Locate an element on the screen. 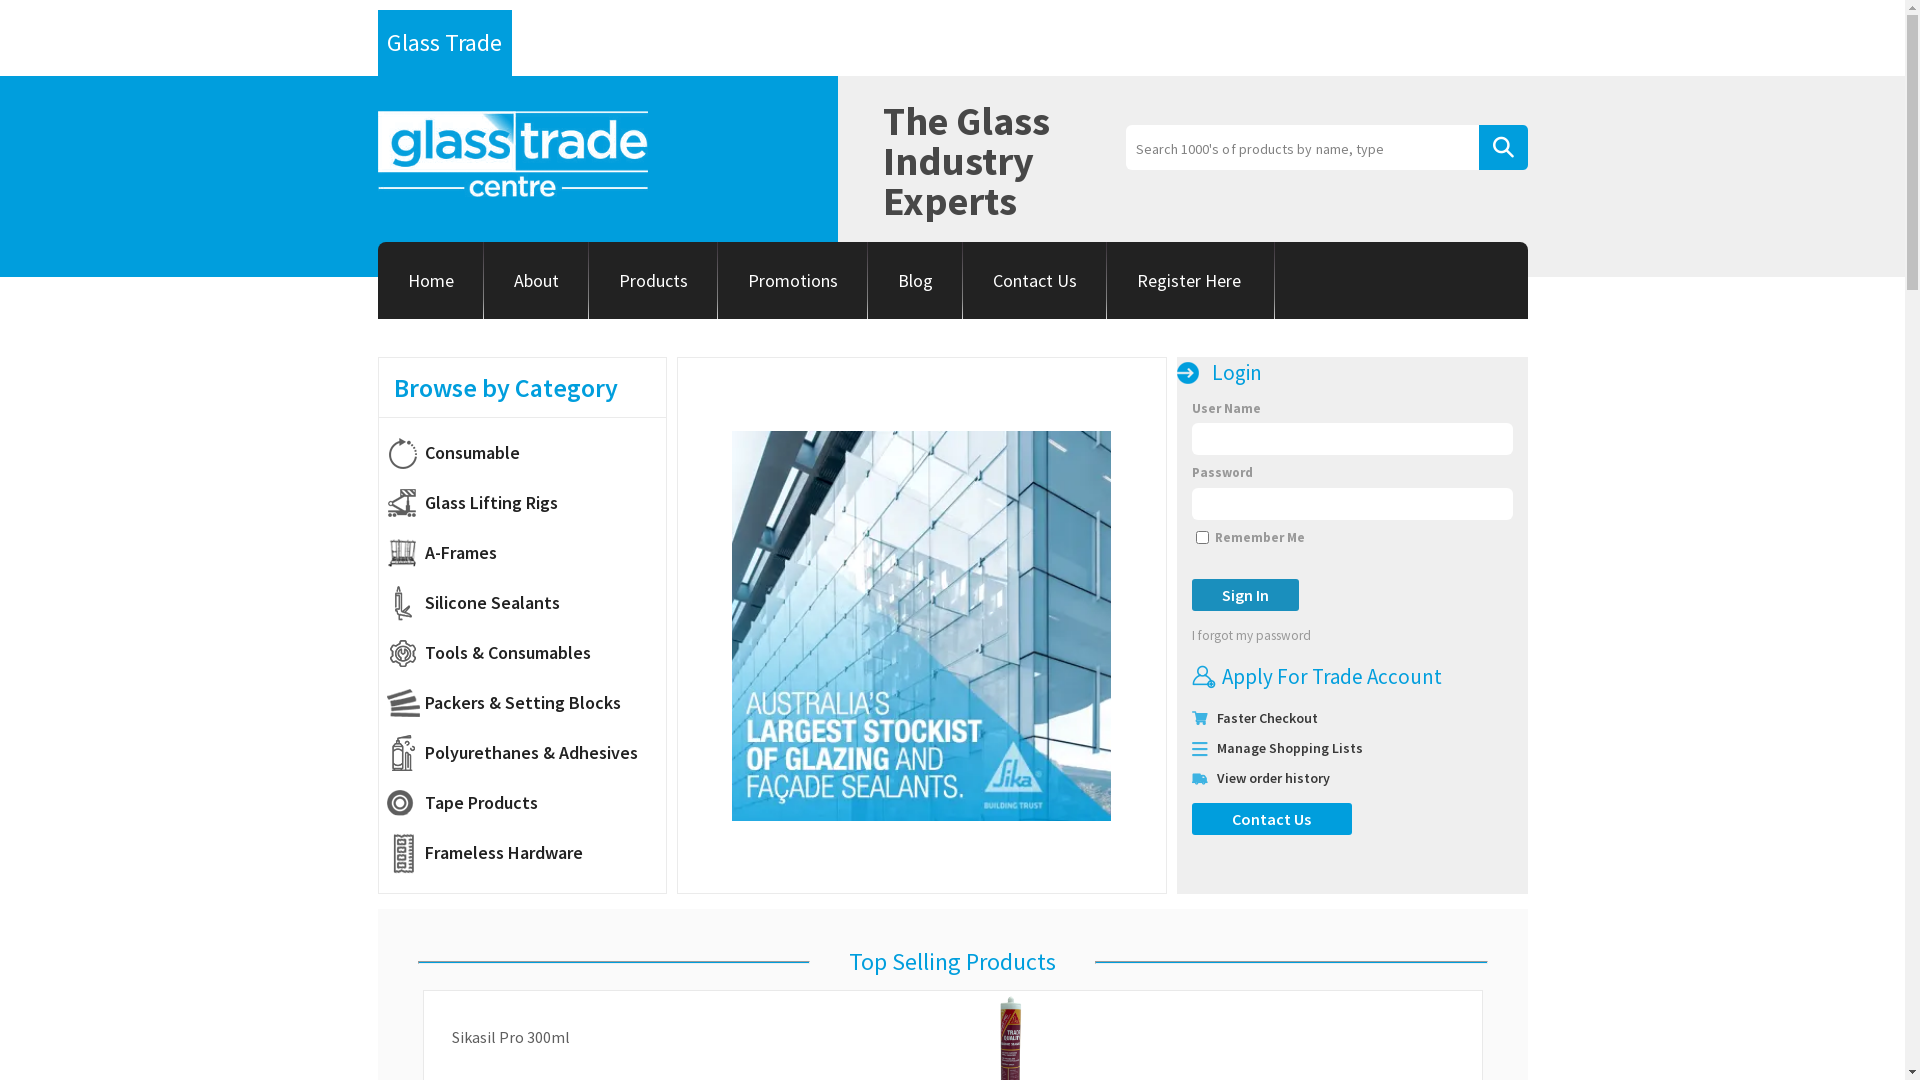  'Packers & Setting Blocks' is located at coordinates (525, 701).